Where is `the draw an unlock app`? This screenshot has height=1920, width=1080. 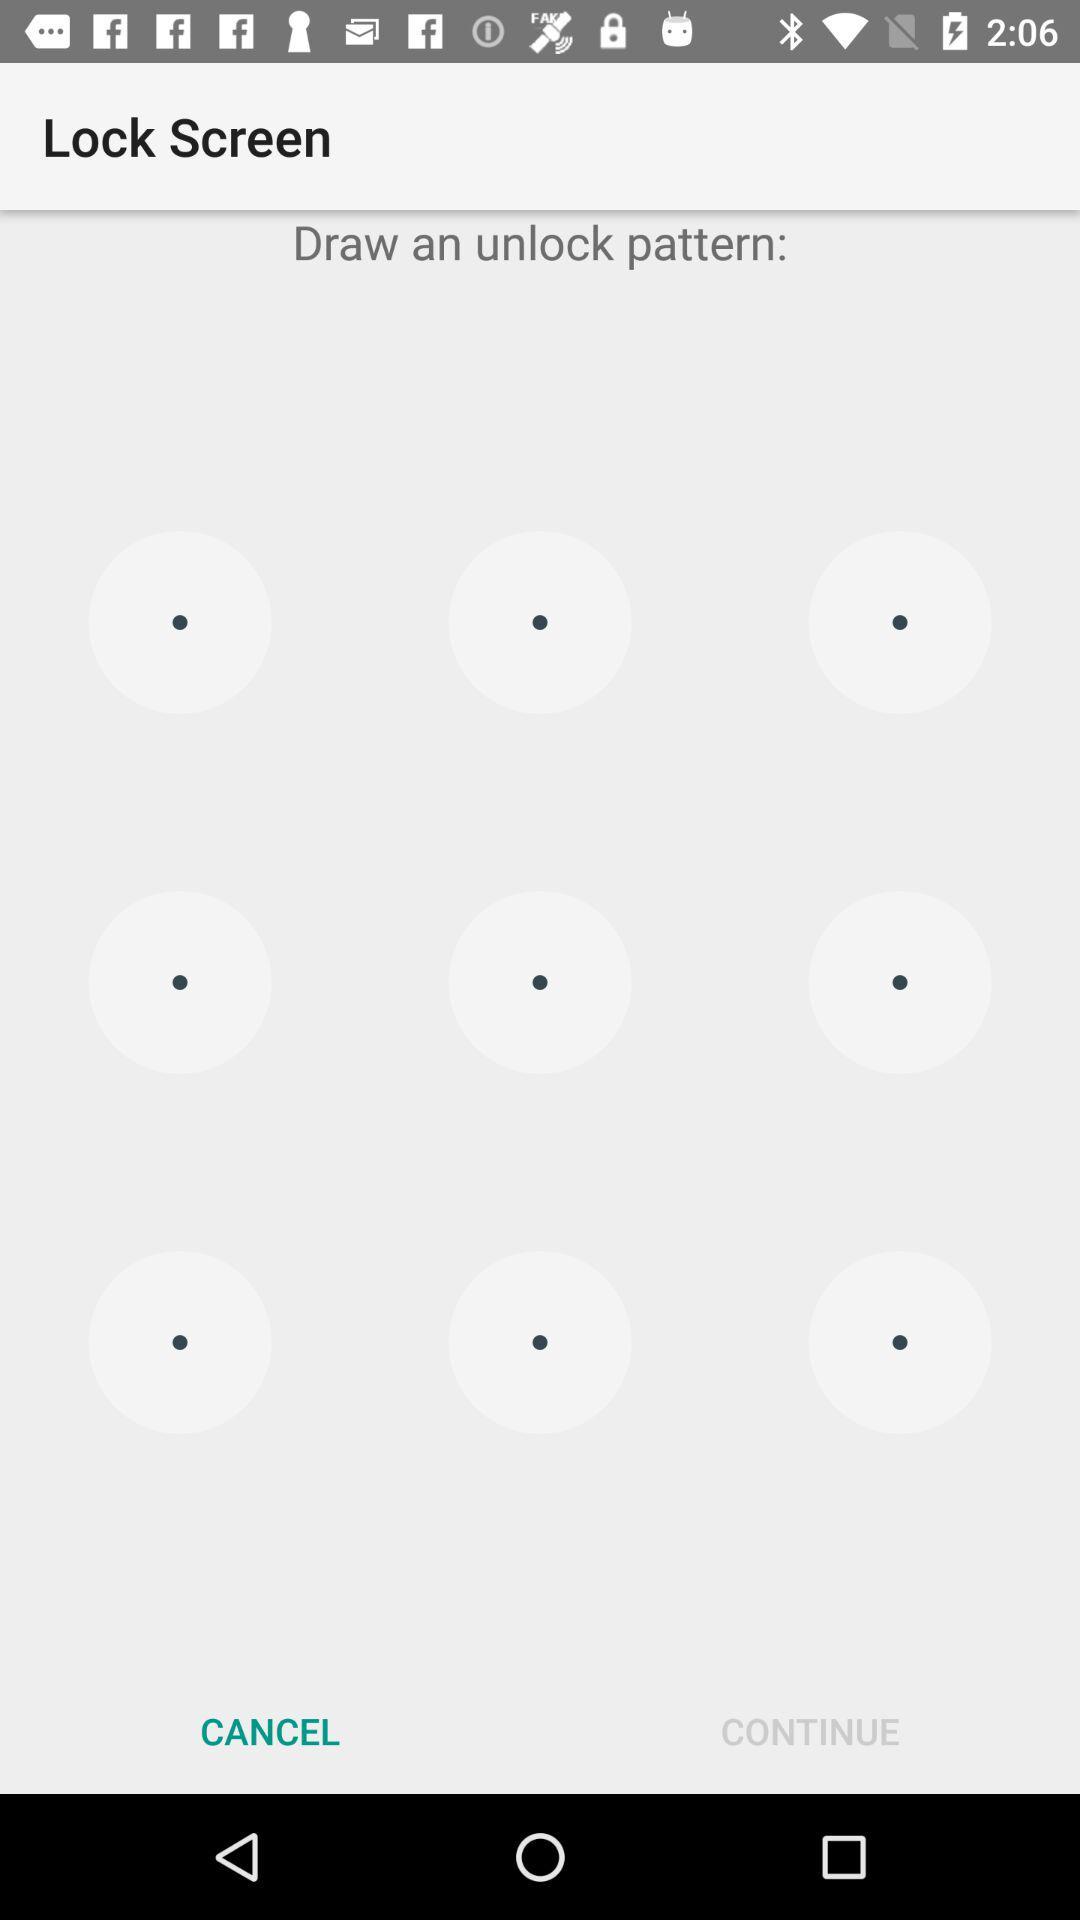
the draw an unlock app is located at coordinates (540, 240).